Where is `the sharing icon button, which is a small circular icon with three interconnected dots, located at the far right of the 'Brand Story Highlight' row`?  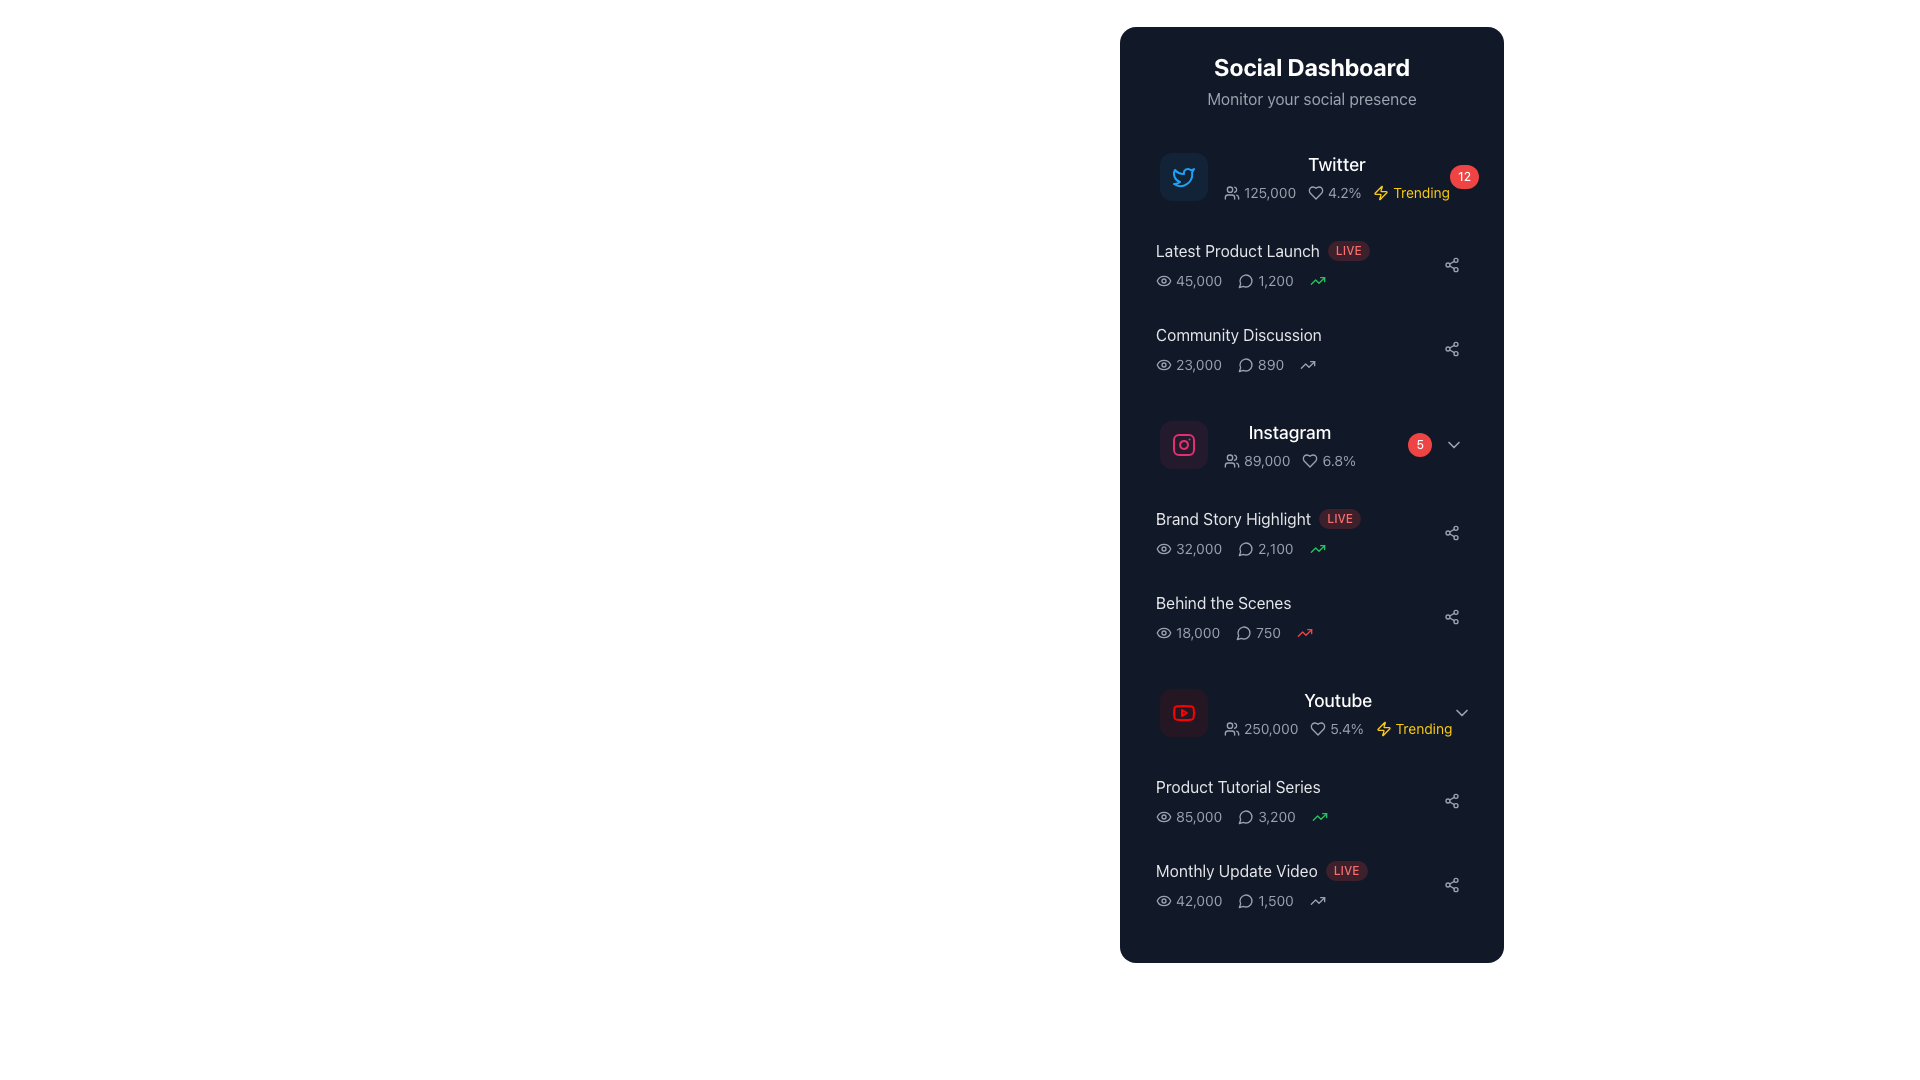 the sharing icon button, which is a small circular icon with three interconnected dots, located at the far right of the 'Brand Story Highlight' row is located at coordinates (1451, 531).